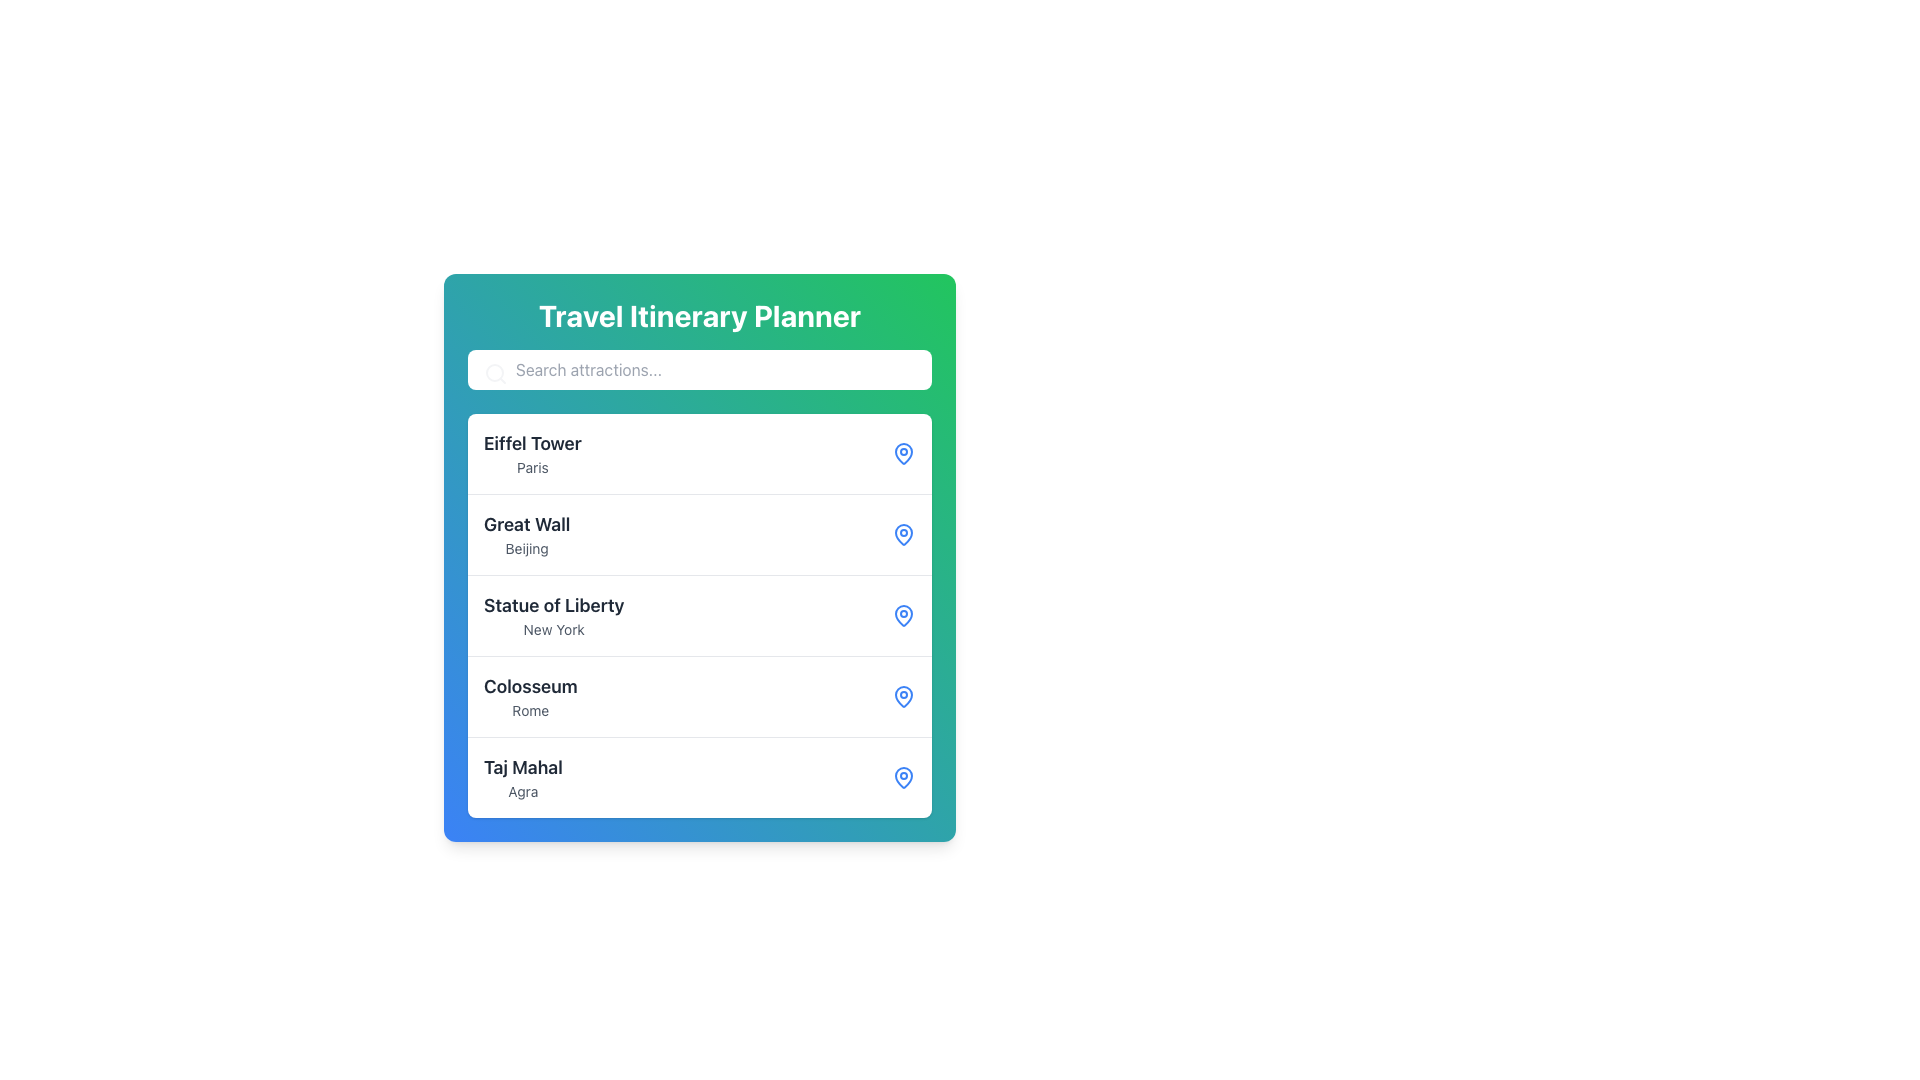  What do you see at coordinates (902, 532) in the screenshot?
I see `the lower portion of the heart-shaped pin icon, filled with blue, located to the right of the 'Great Wall' item in the 'Travel Itinerary Planner' interface` at bounding box center [902, 532].